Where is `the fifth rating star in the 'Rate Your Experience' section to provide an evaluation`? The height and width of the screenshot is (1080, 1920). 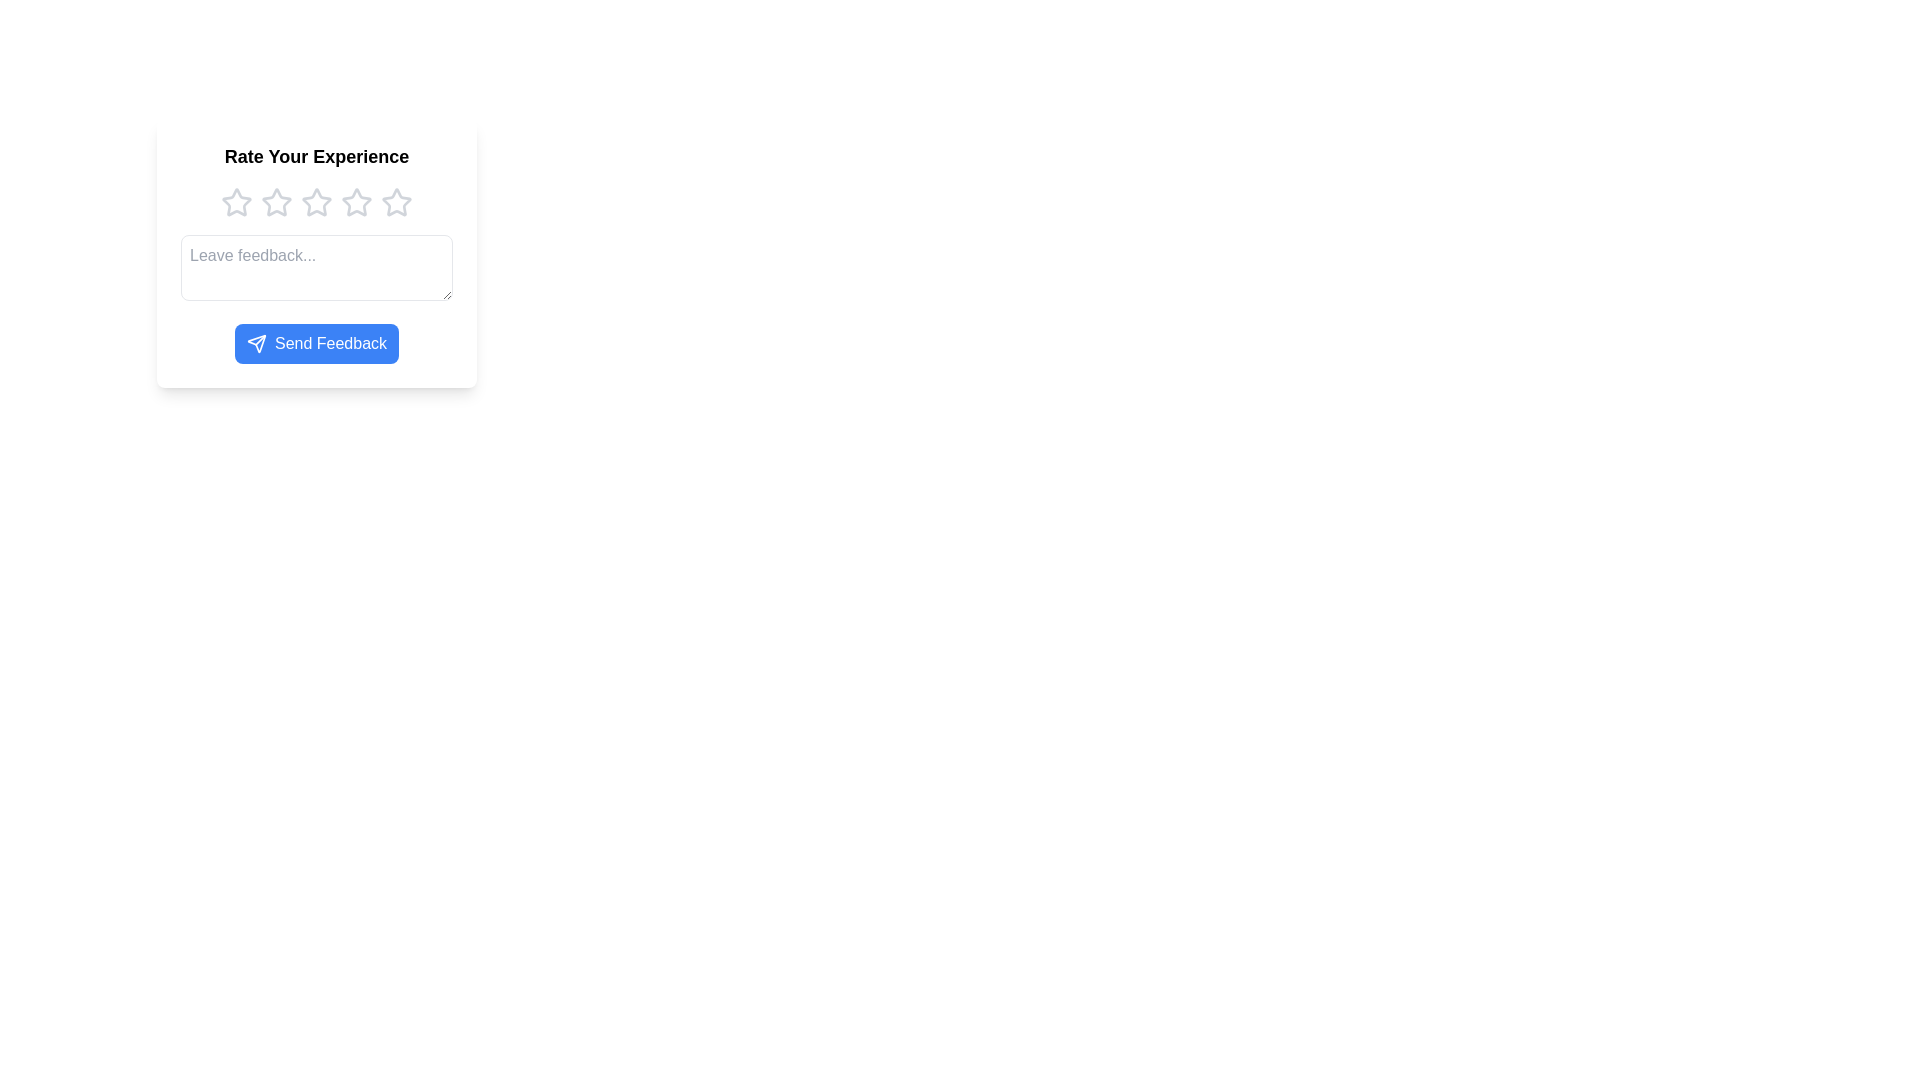
the fifth rating star in the 'Rate Your Experience' section to provide an evaluation is located at coordinates (397, 203).